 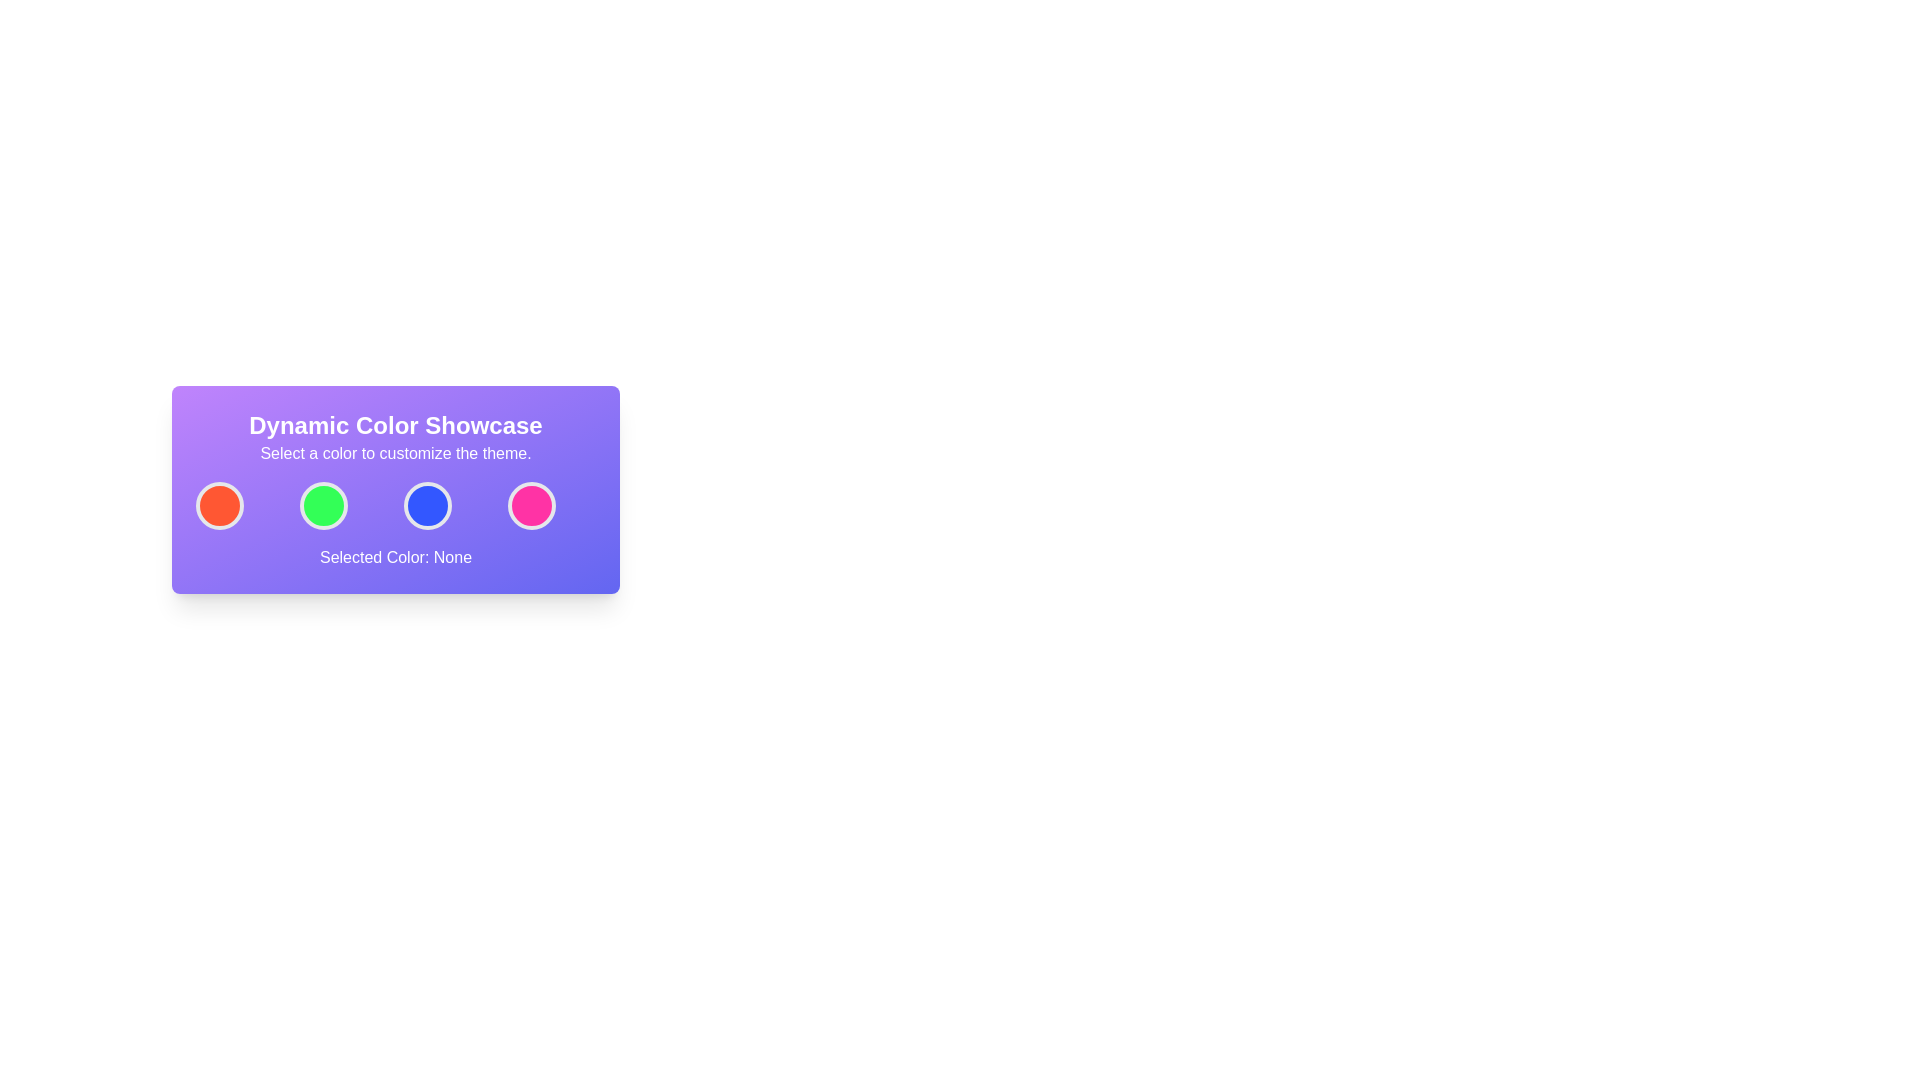 I want to click on the orange color selection button in the 'Dynamic Color Showcase' section, so click(x=220, y=504).